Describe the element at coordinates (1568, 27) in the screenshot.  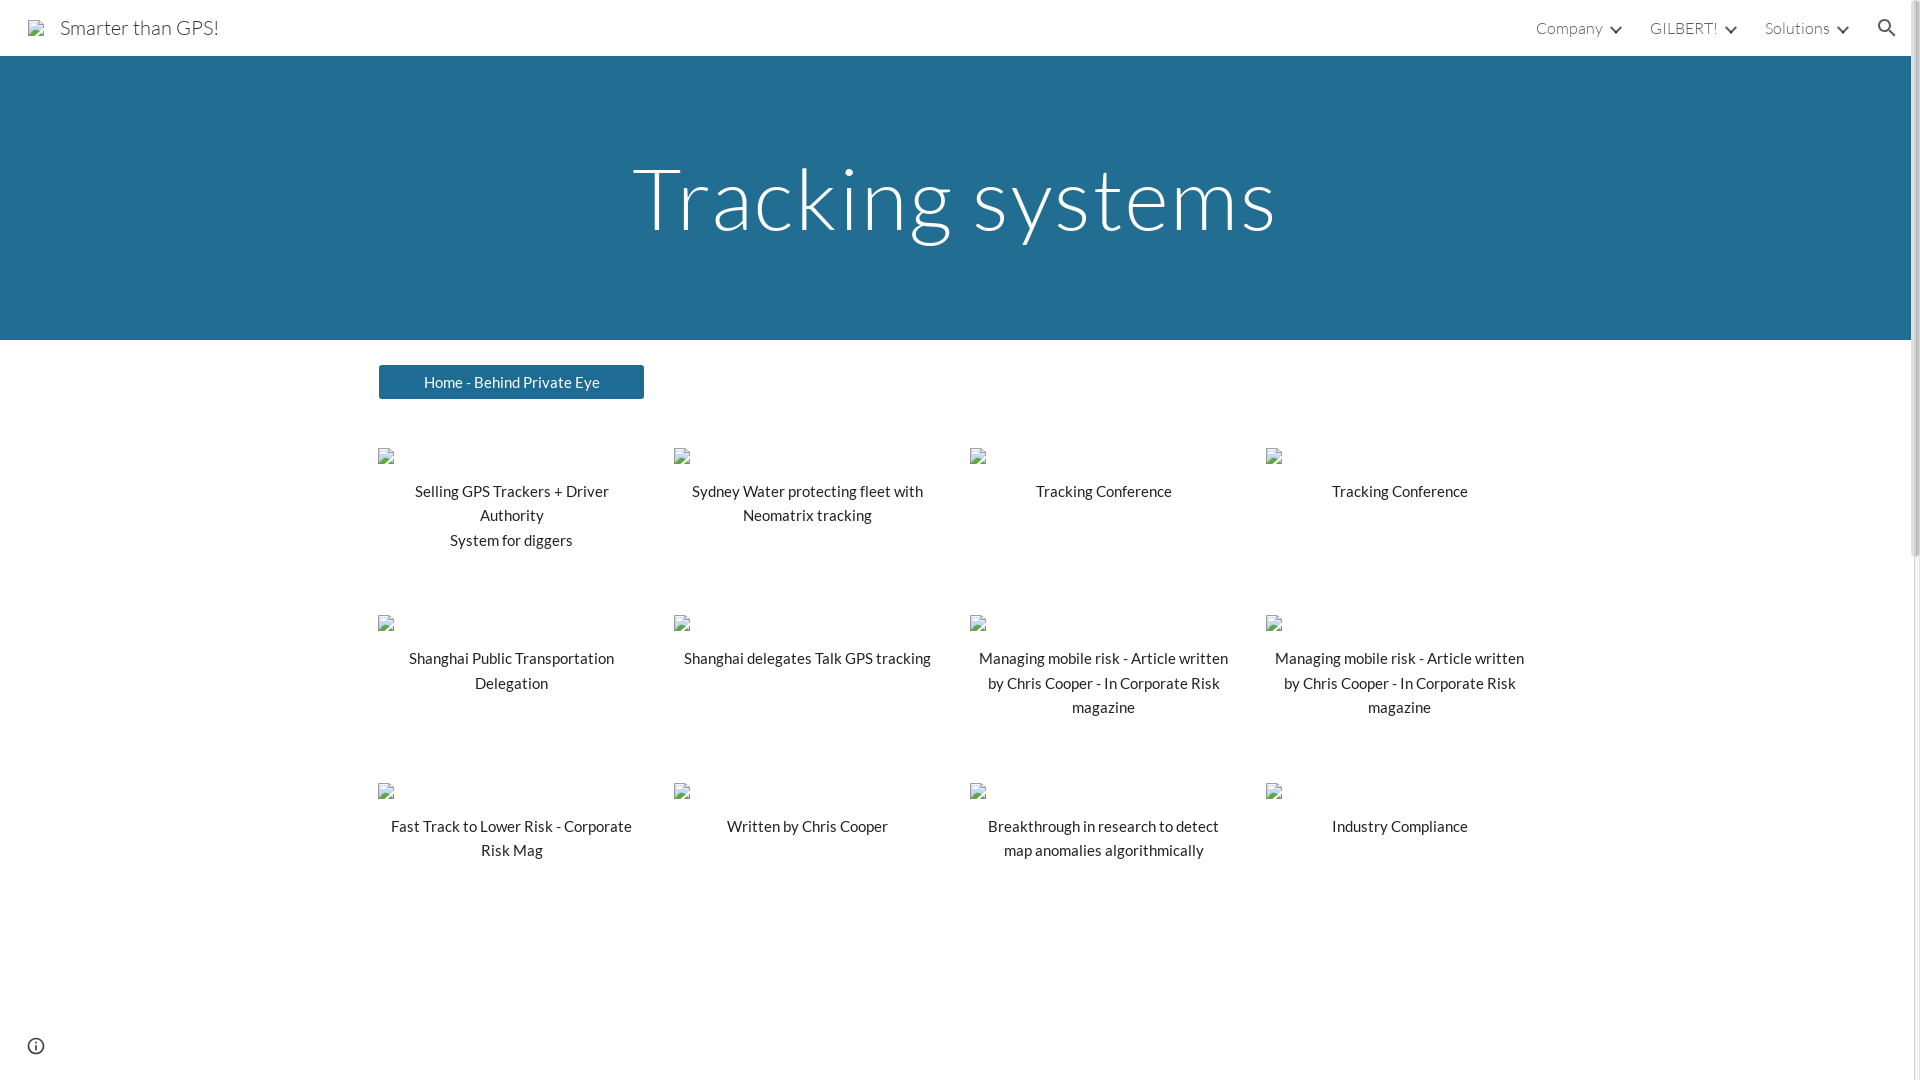
I see `'Company'` at that location.